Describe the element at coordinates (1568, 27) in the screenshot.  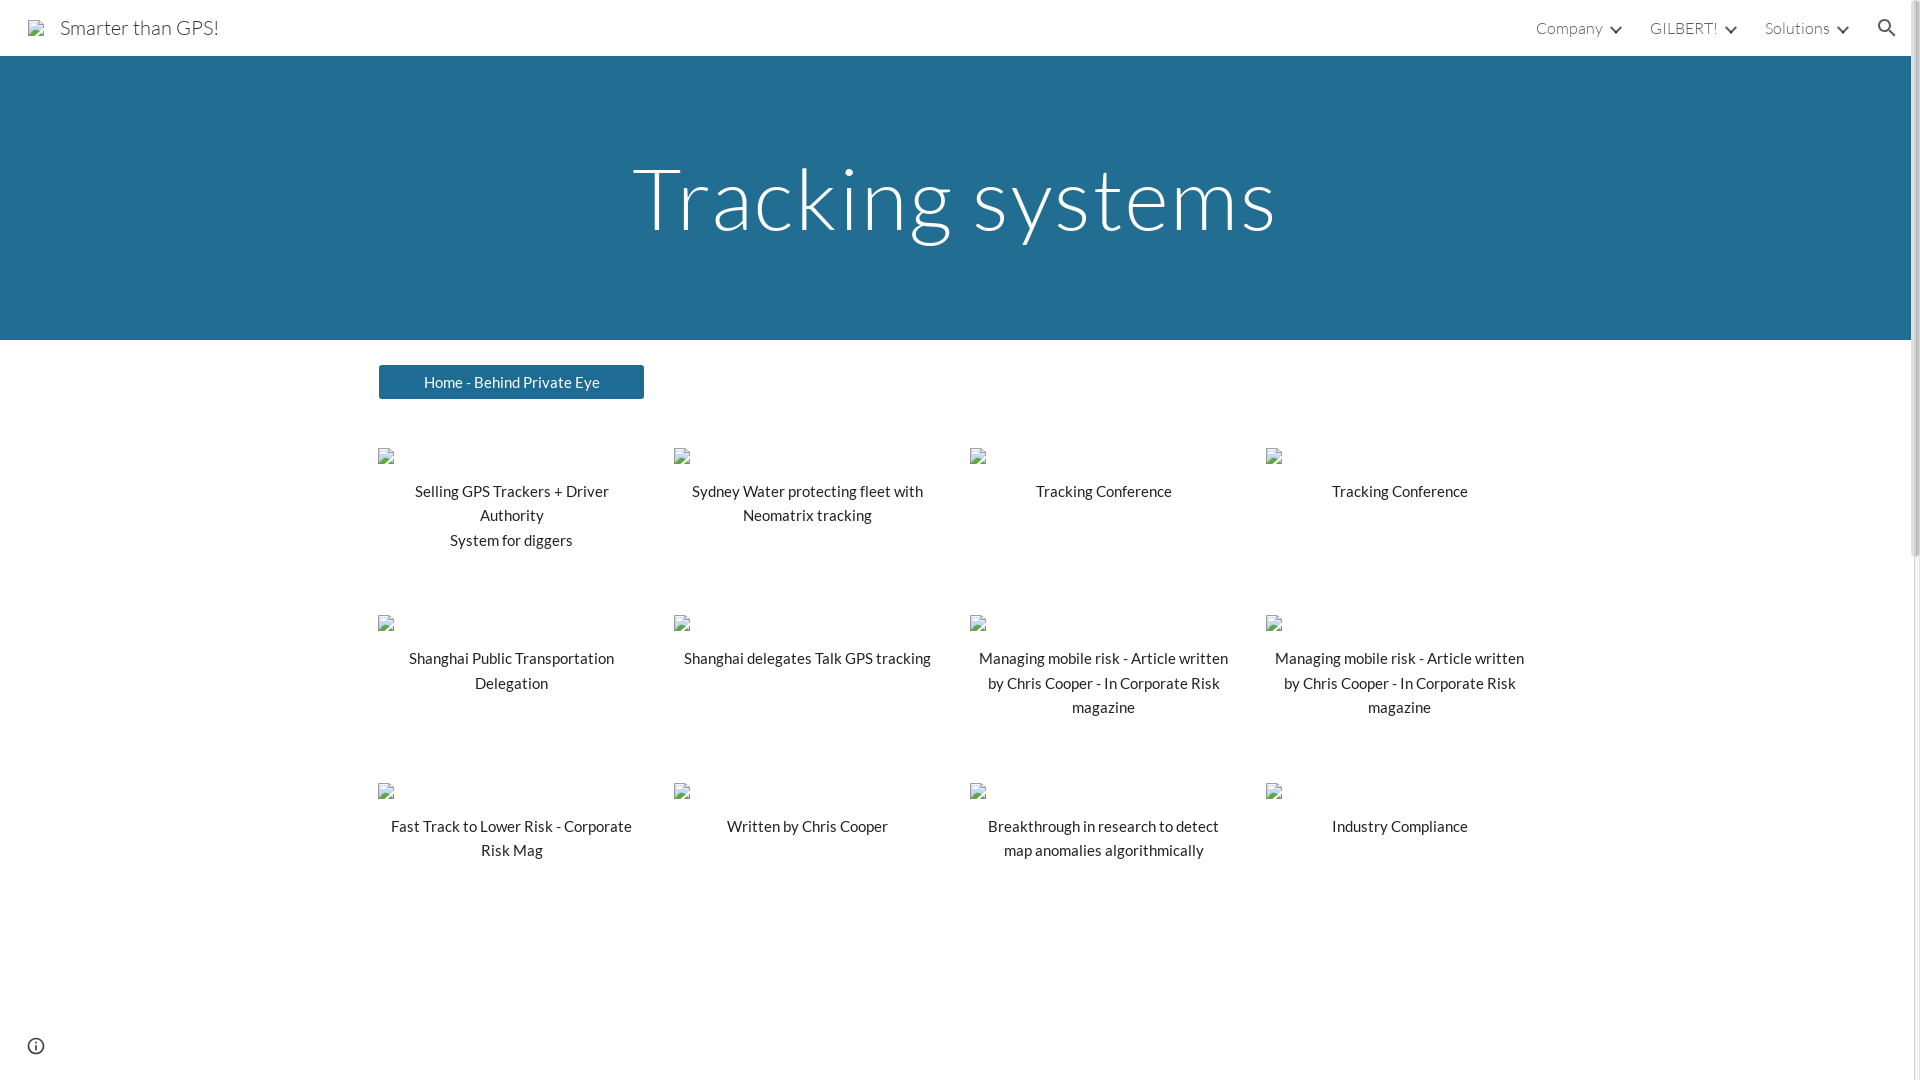
I see `'Company'` at that location.